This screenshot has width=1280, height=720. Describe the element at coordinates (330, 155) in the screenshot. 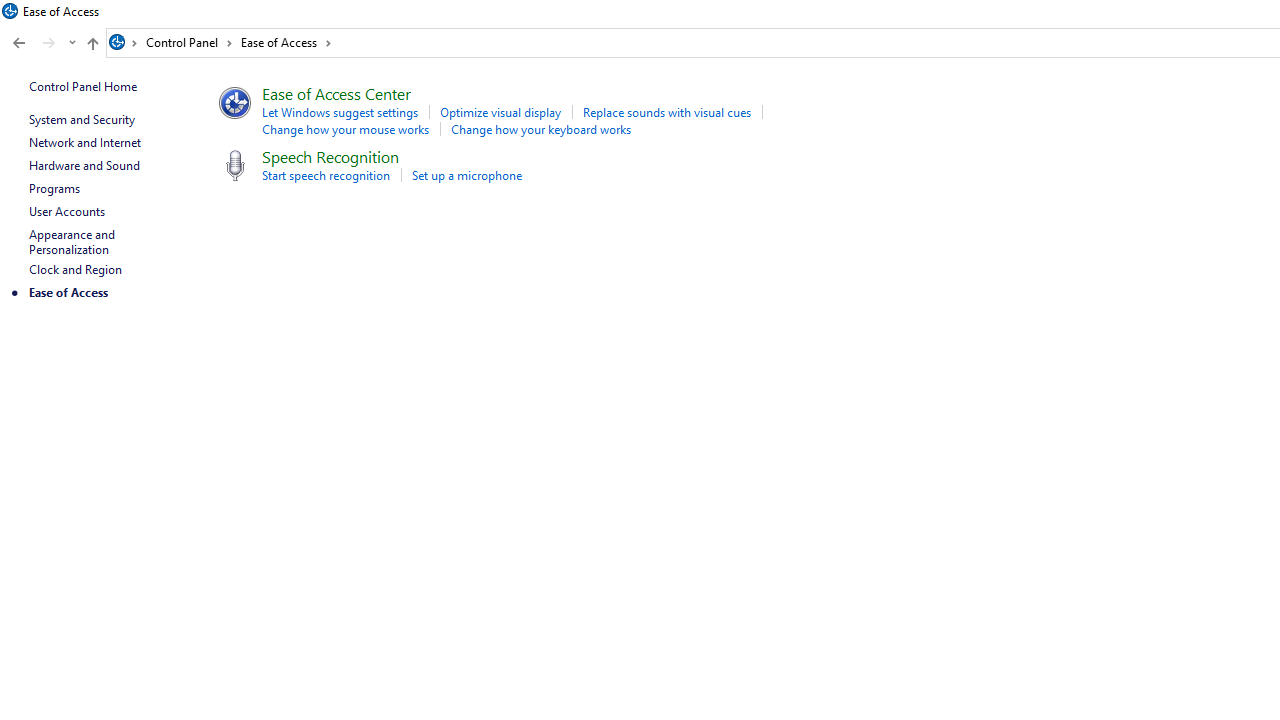

I see `'Speech Recognition'` at that location.